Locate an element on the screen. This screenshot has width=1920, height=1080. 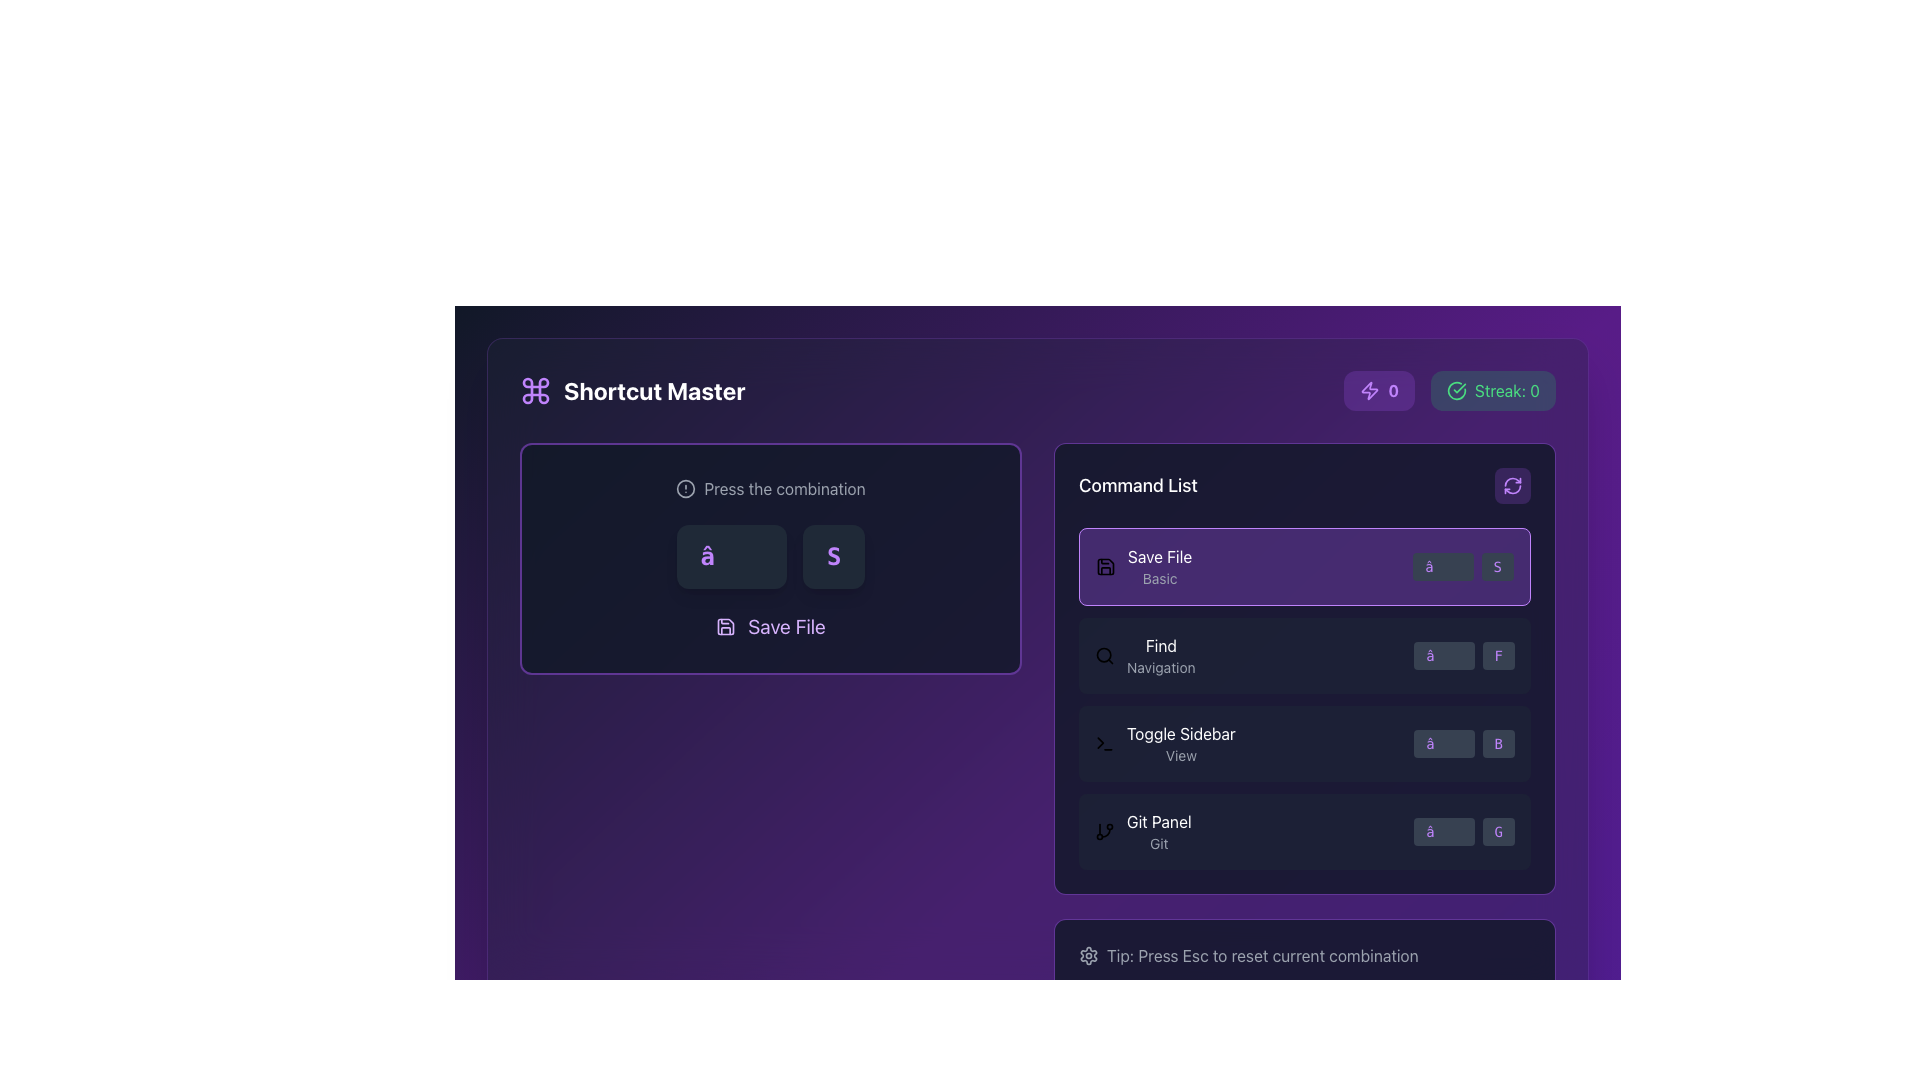
the text label or header at the top-left corner of the right section of the interface, which serves as a label for the command options listed below it is located at coordinates (1138, 486).